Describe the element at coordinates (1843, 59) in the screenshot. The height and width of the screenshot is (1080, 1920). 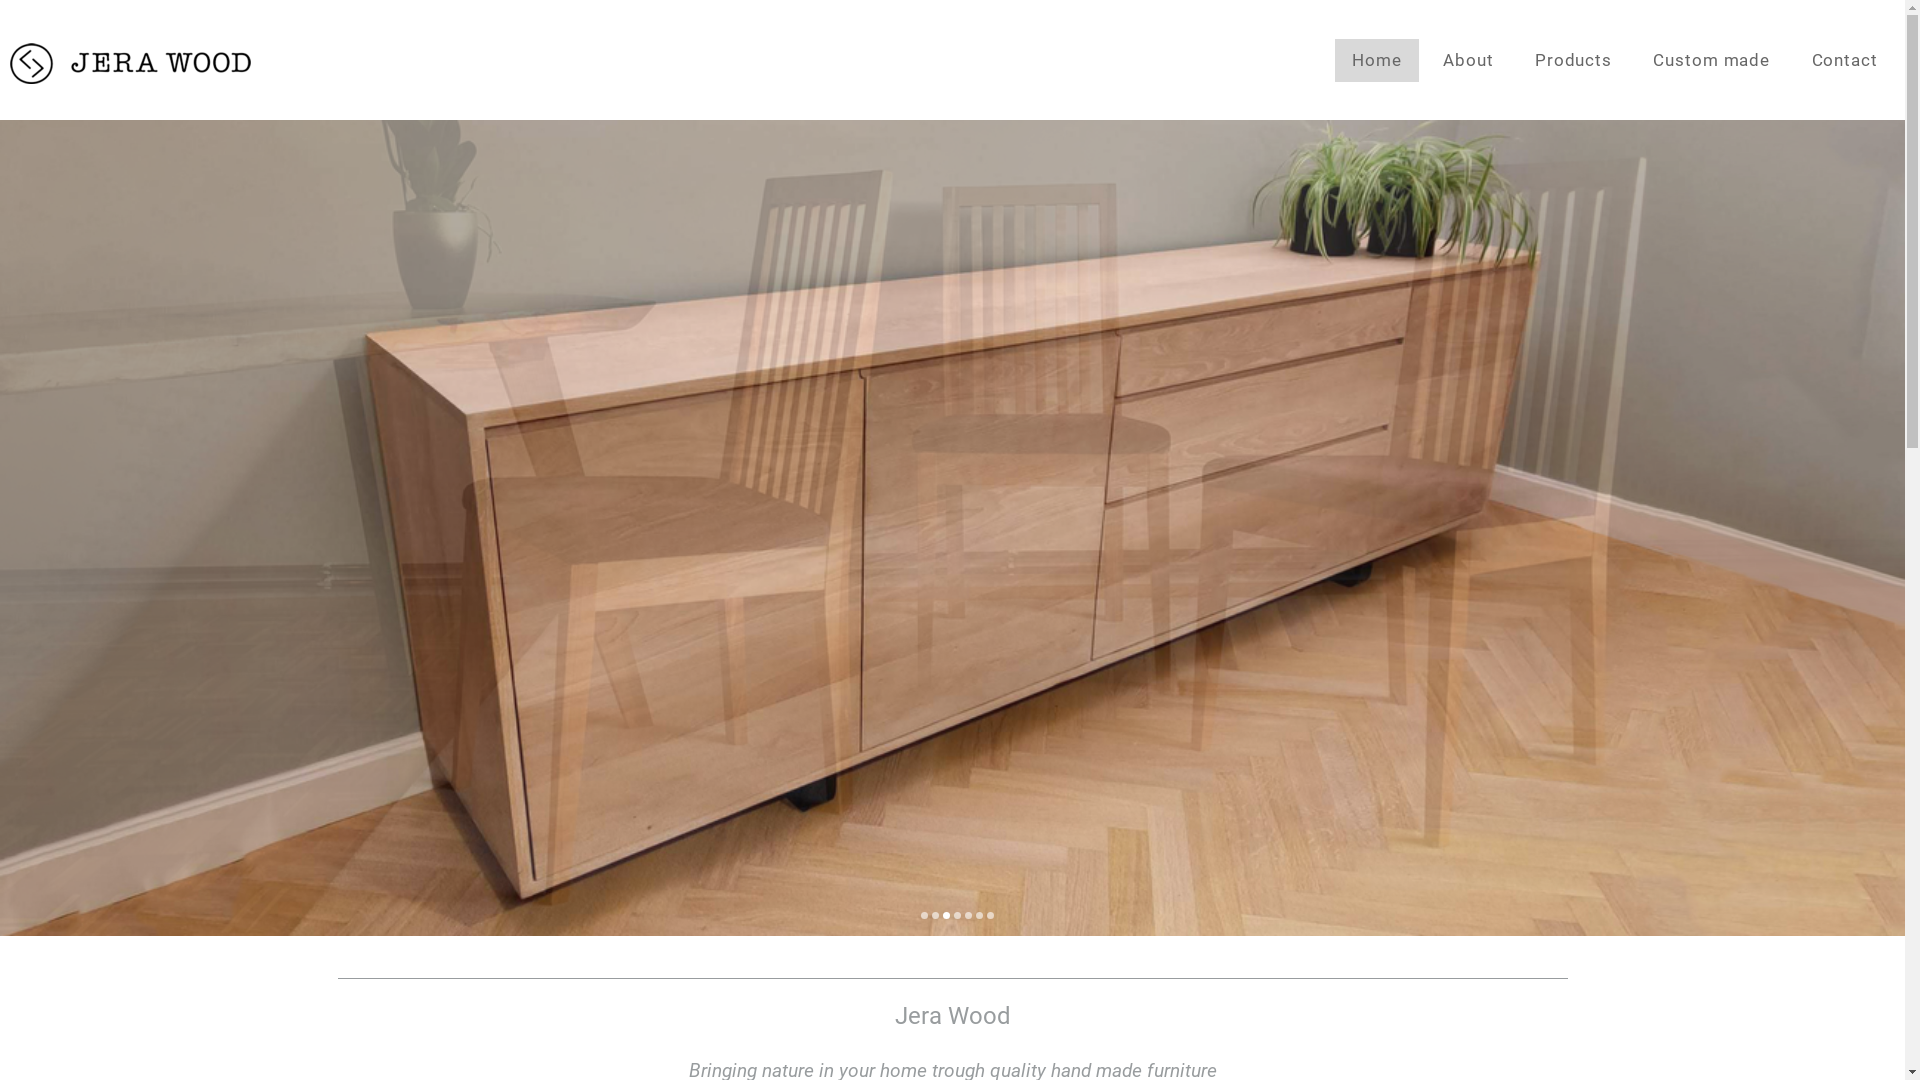
I see `'Contact'` at that location.